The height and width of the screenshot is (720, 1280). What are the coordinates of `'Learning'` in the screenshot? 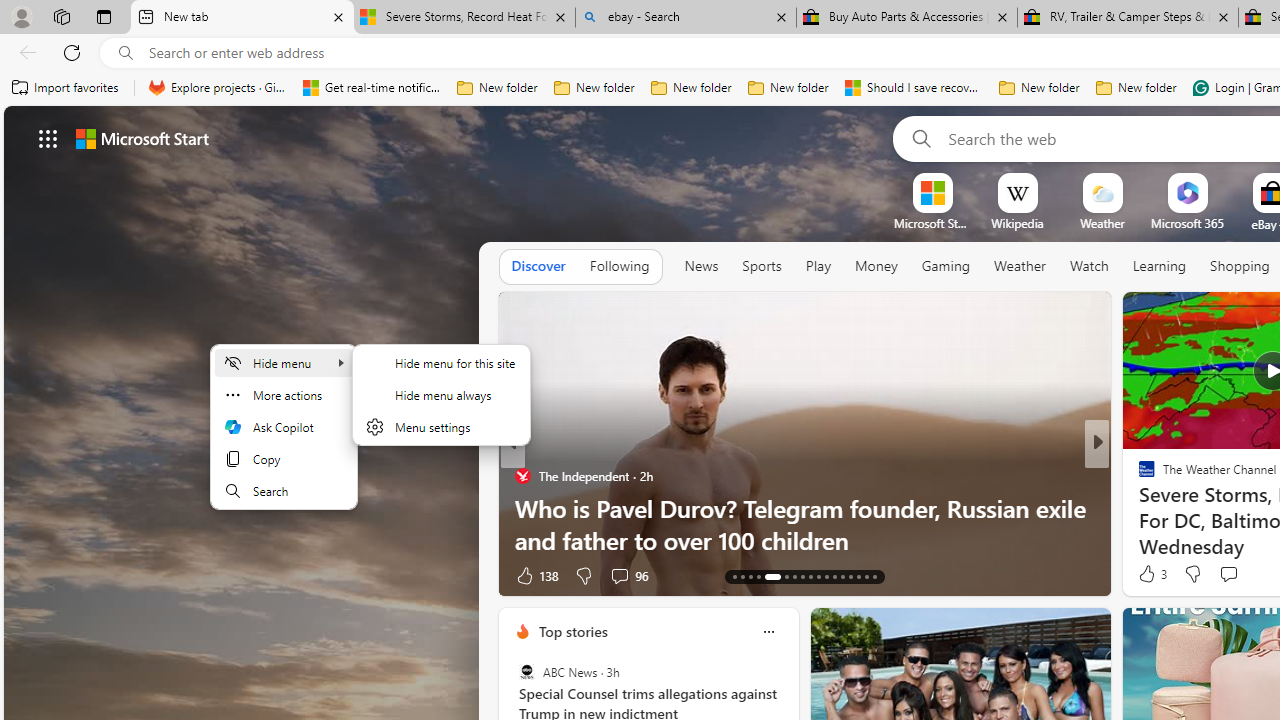 It's located at (1159, 266).